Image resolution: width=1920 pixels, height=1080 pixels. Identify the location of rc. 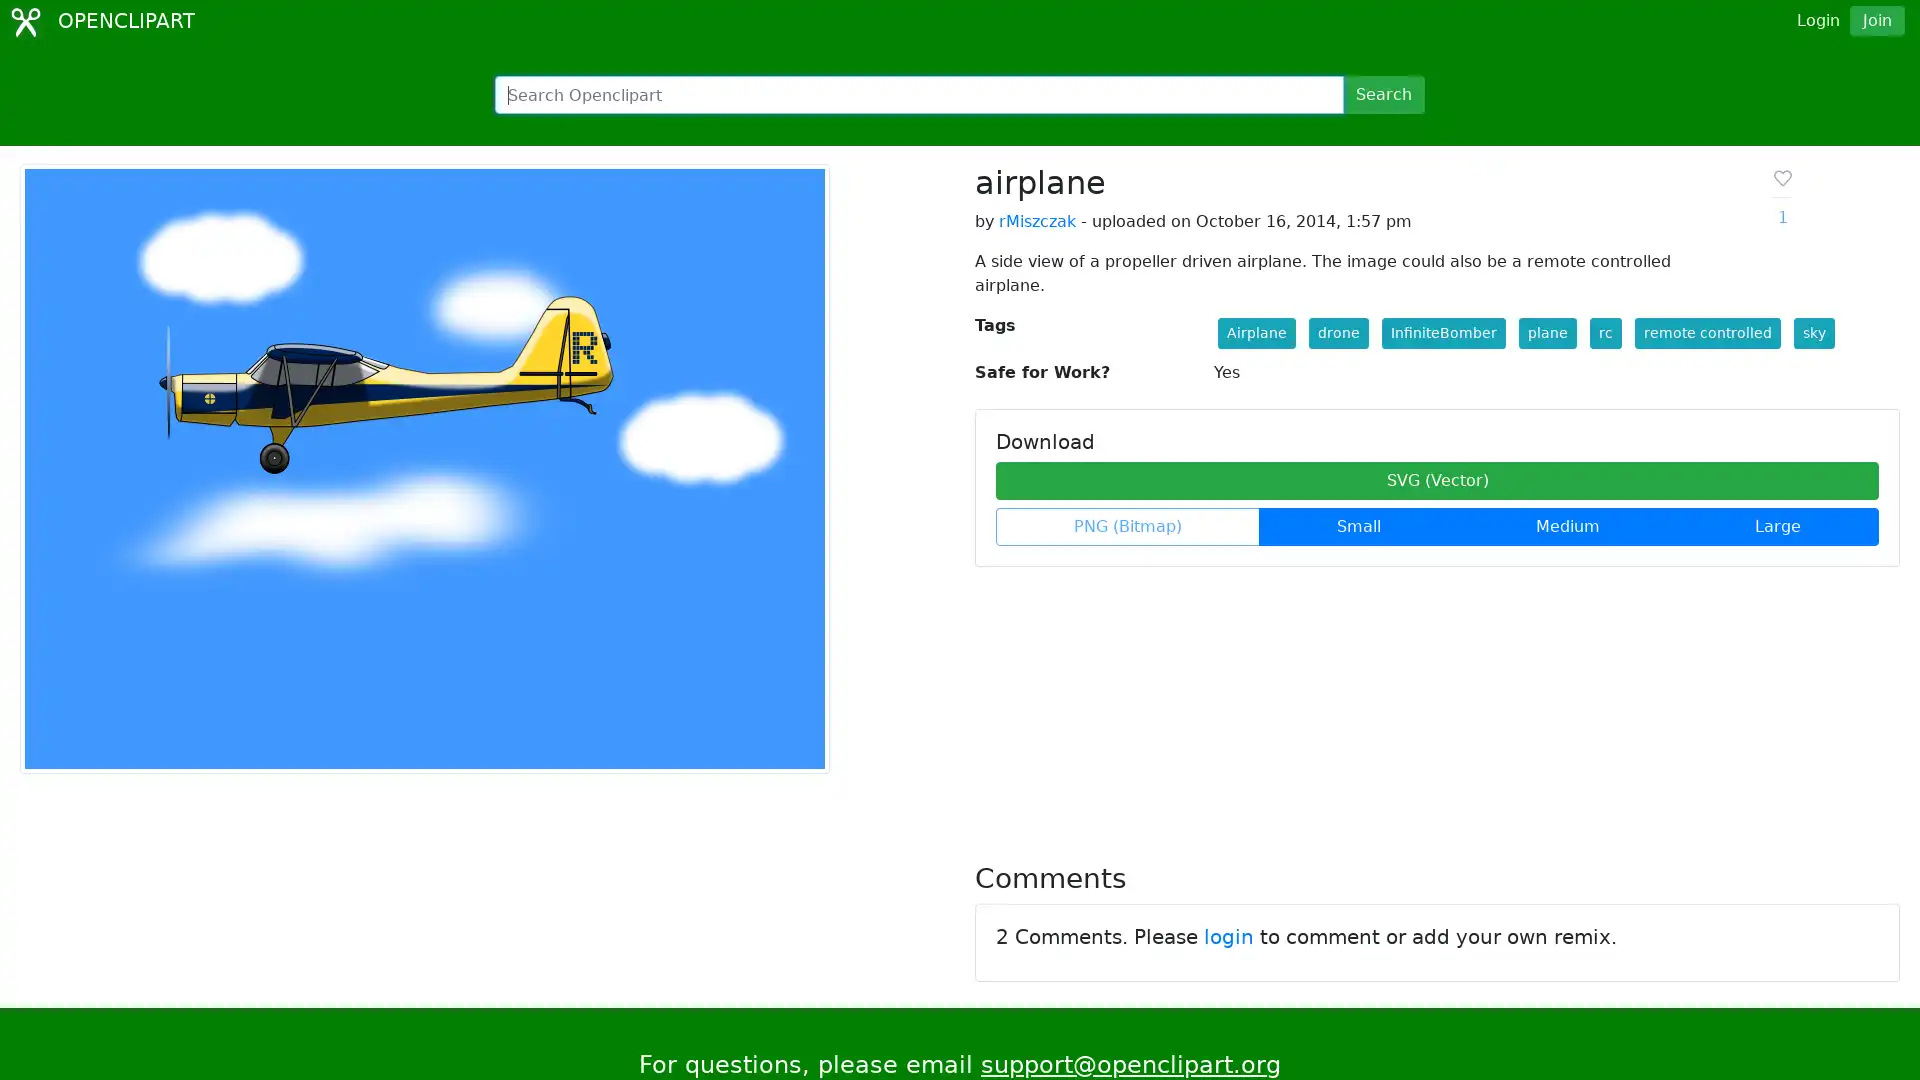
(1604, 332).